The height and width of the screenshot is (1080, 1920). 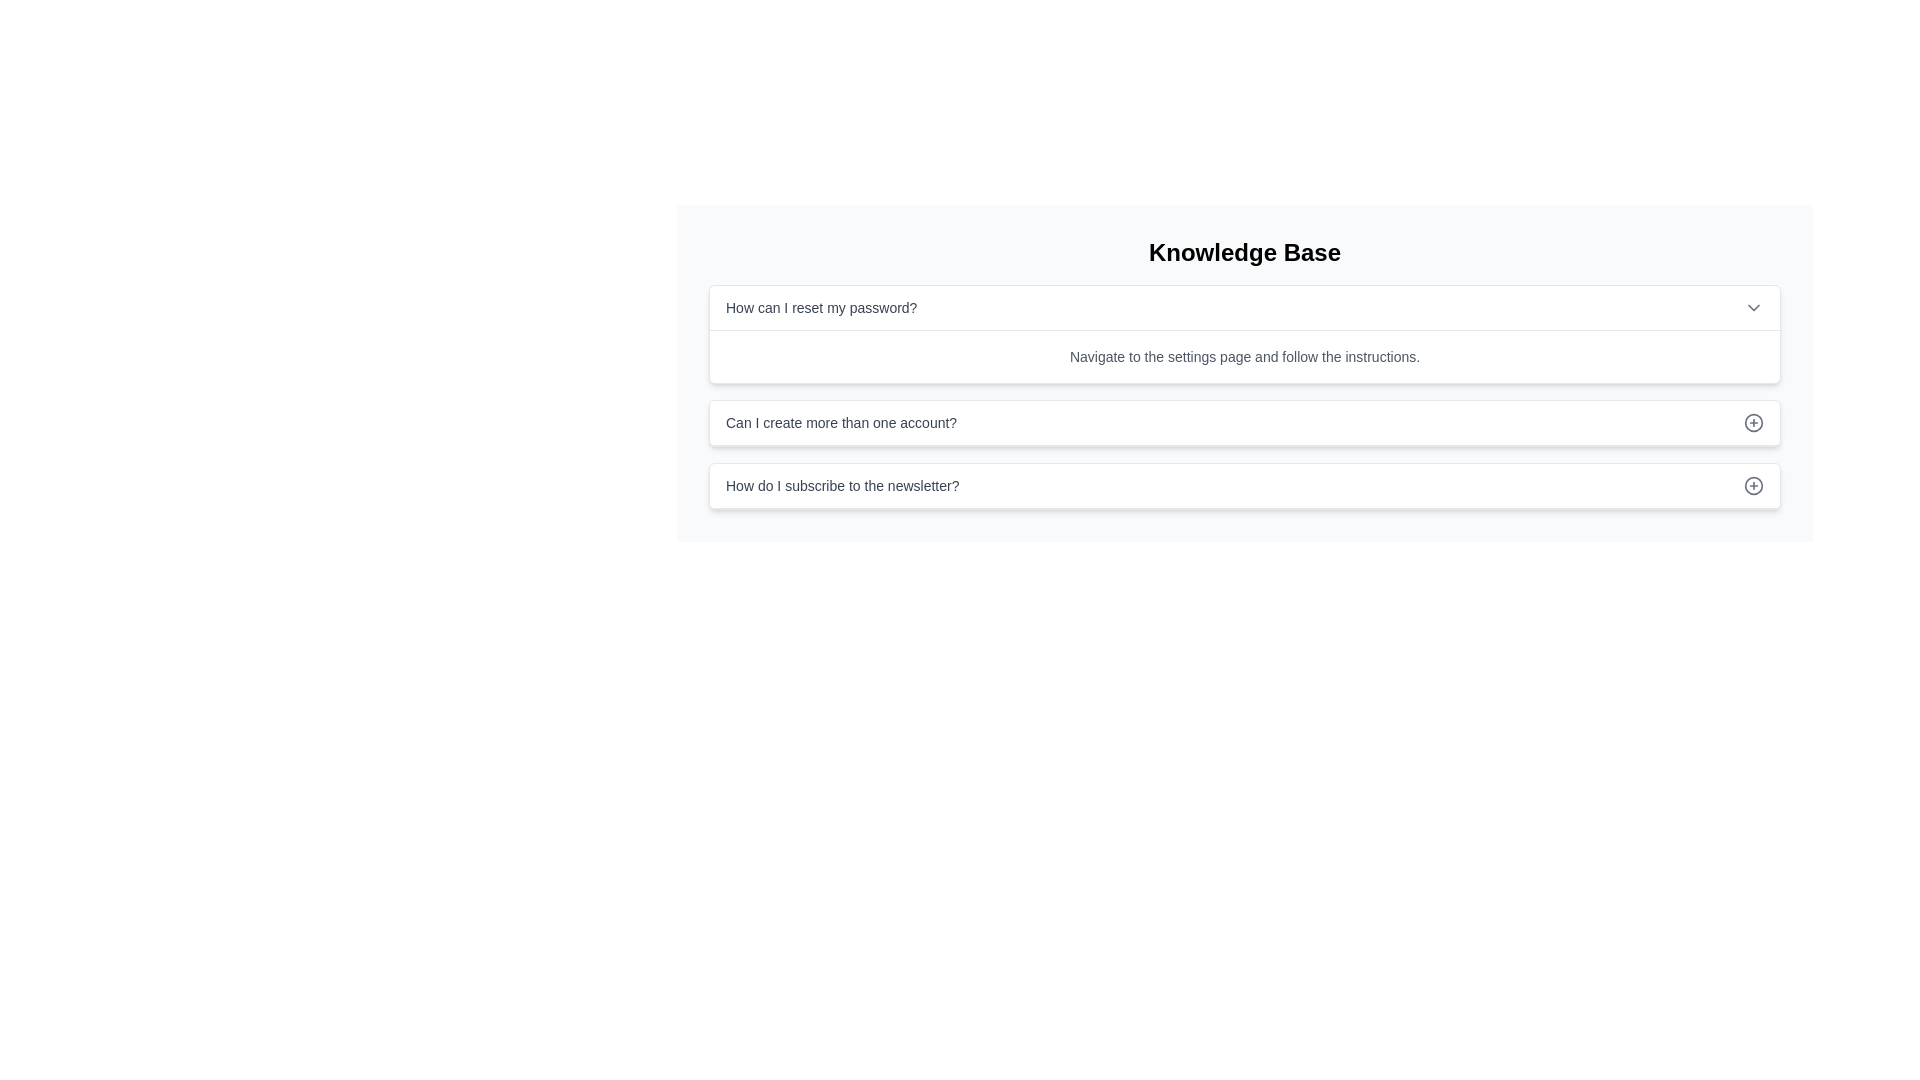 What do you see at coordinates (1752, 422) in the screenshot?
I see `the decorative circle that forms the visual base for the plus icon located to the right of the list item titled 'Can I create more than one account?'` at bounding box center [1752, 422].